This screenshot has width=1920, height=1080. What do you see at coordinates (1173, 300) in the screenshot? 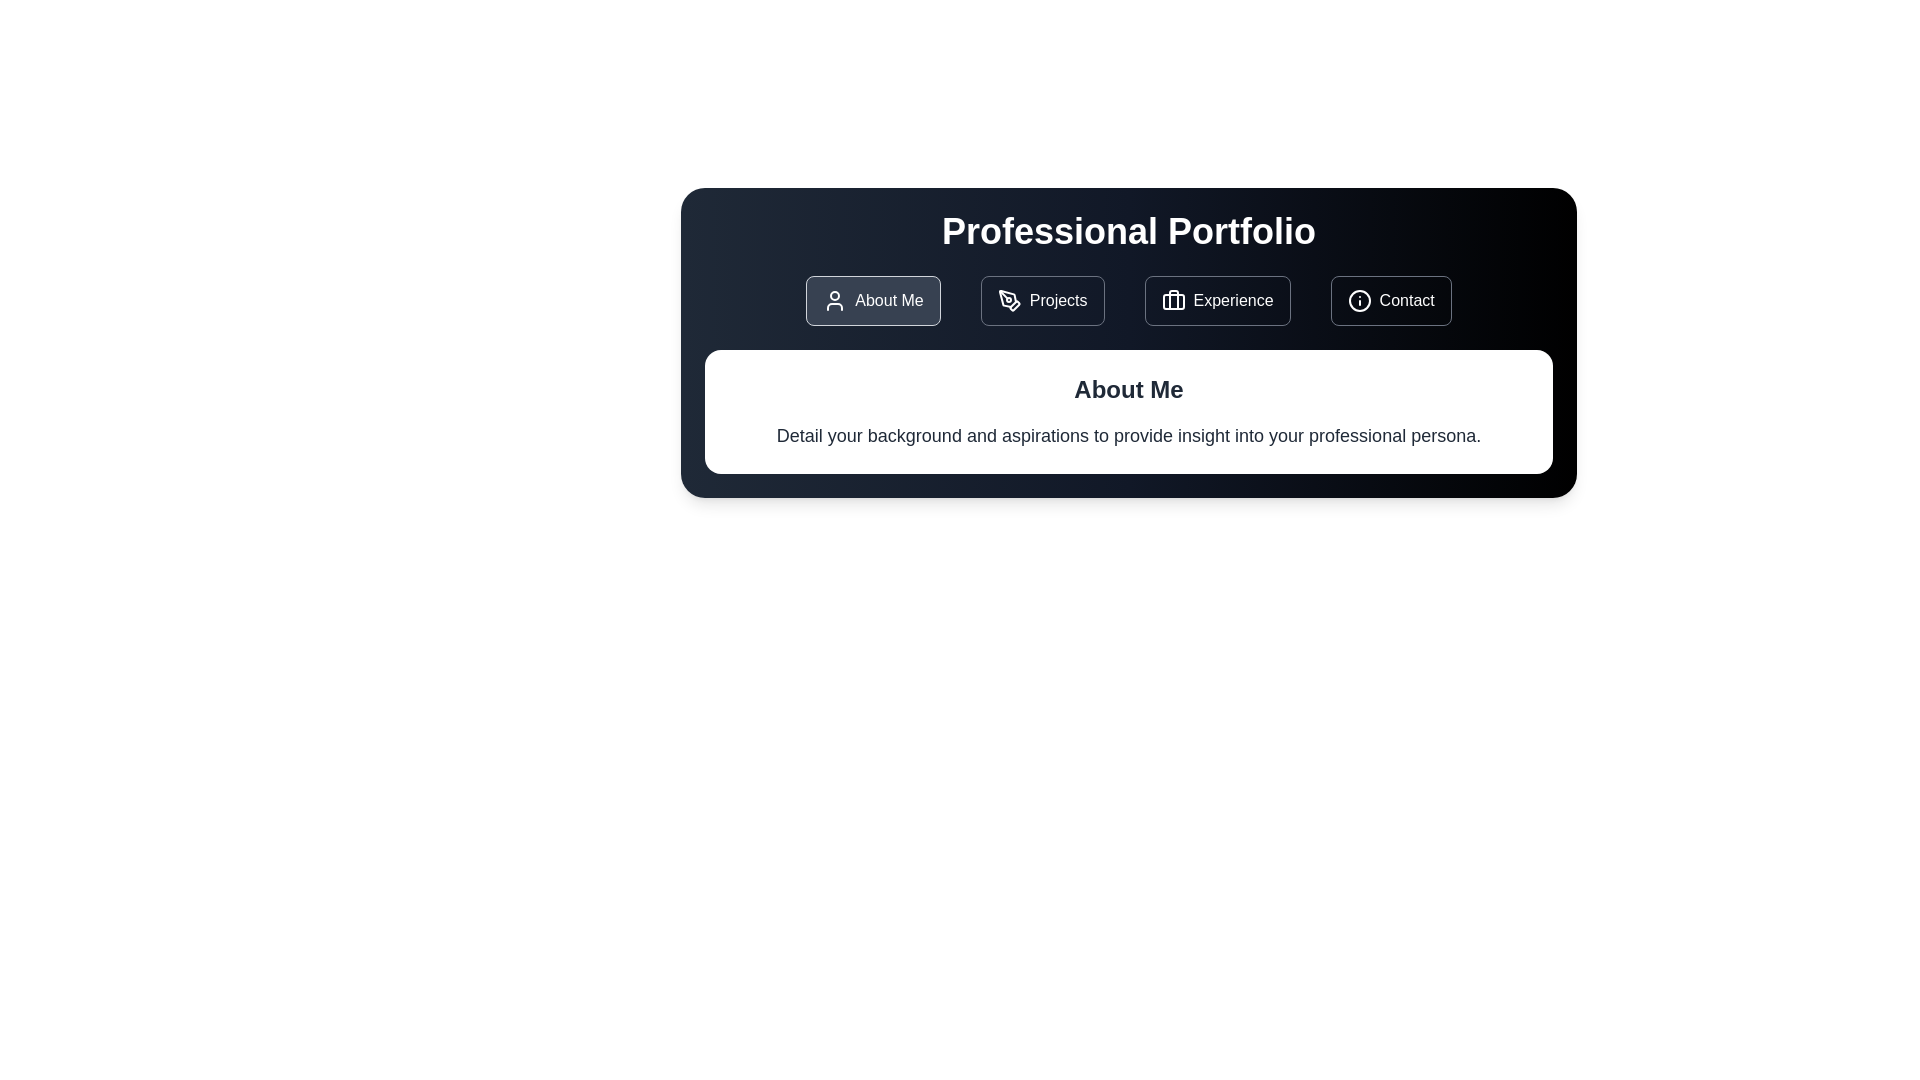
I see `decorative vertical segment of the 'Experience' icon within the navigation bar located below 'Professional Portfolio'` at bounding box center [1173, 300].